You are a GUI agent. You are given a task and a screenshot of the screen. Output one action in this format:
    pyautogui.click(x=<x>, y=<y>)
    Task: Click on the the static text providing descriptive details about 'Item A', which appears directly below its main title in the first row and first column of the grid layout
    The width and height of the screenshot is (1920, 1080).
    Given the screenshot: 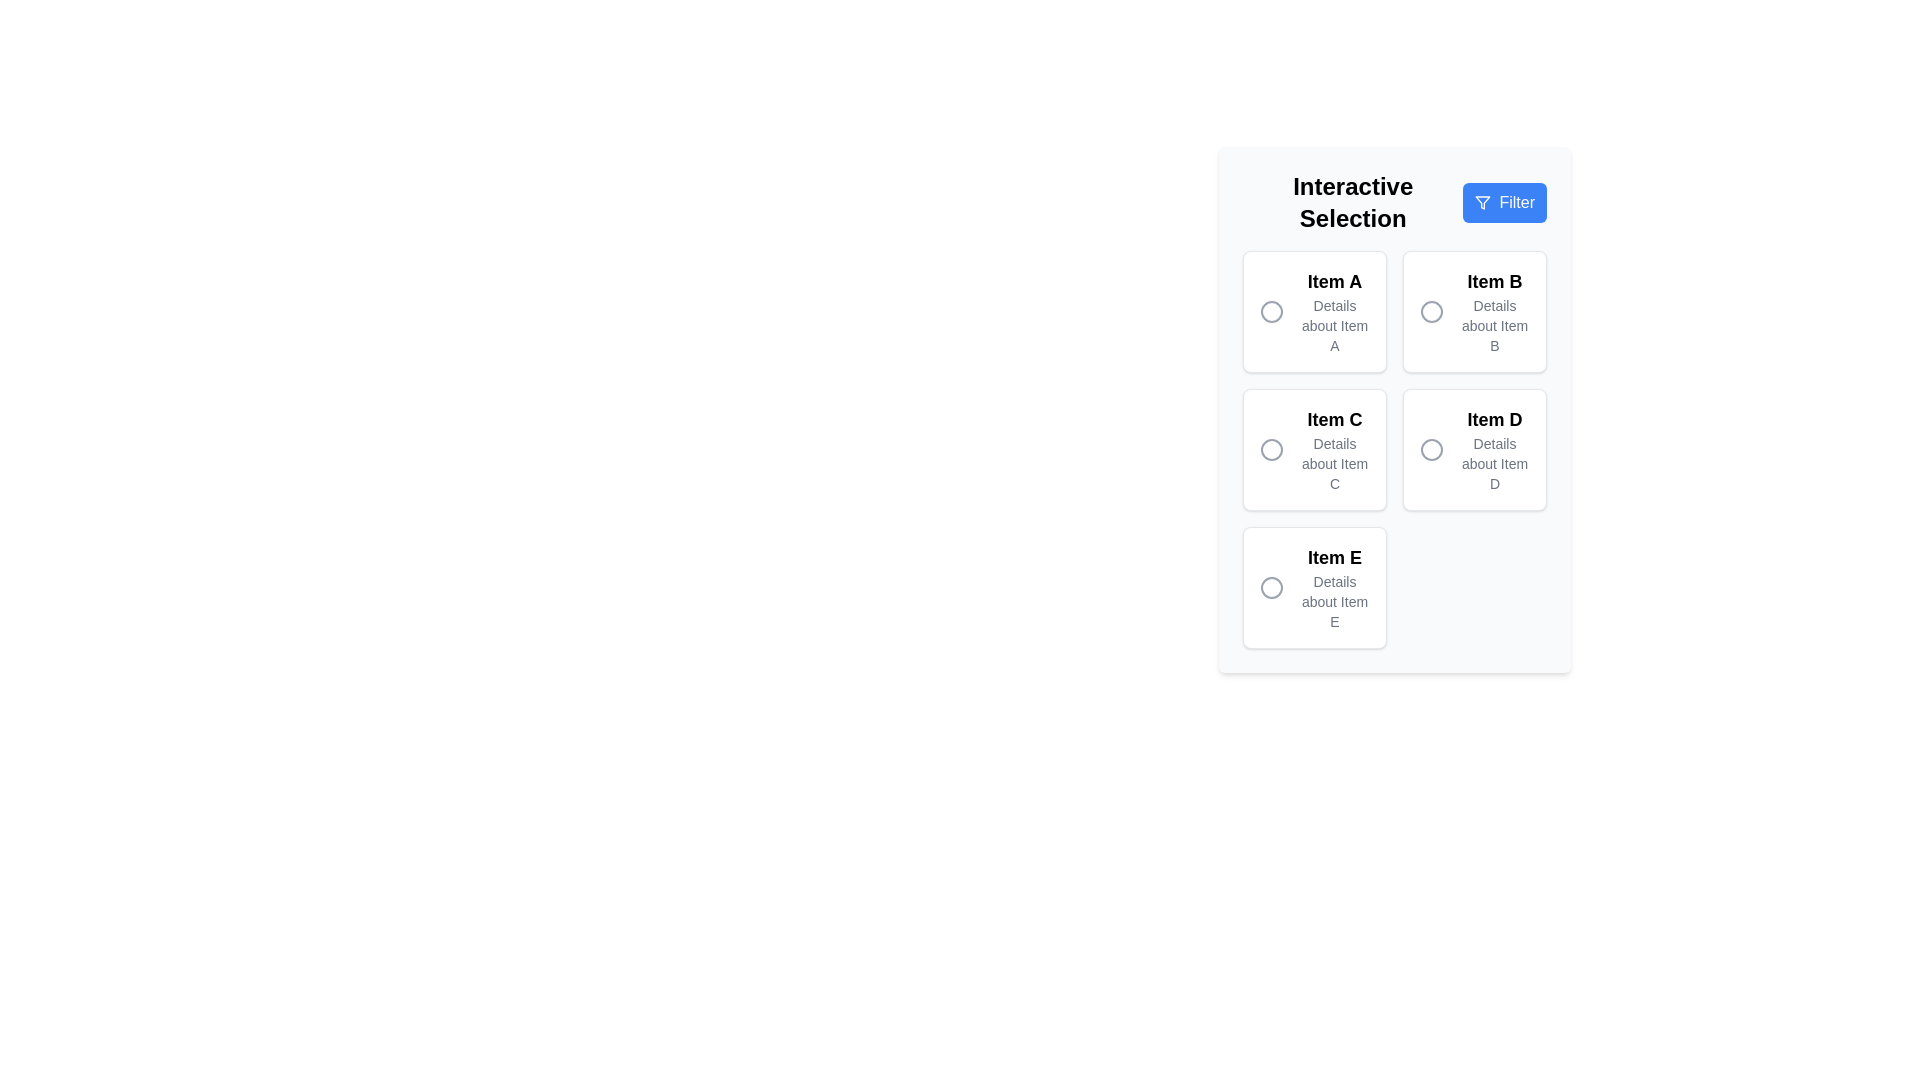 What is the action you would take?
    pyautogui.click(x=1334, y=325)
    